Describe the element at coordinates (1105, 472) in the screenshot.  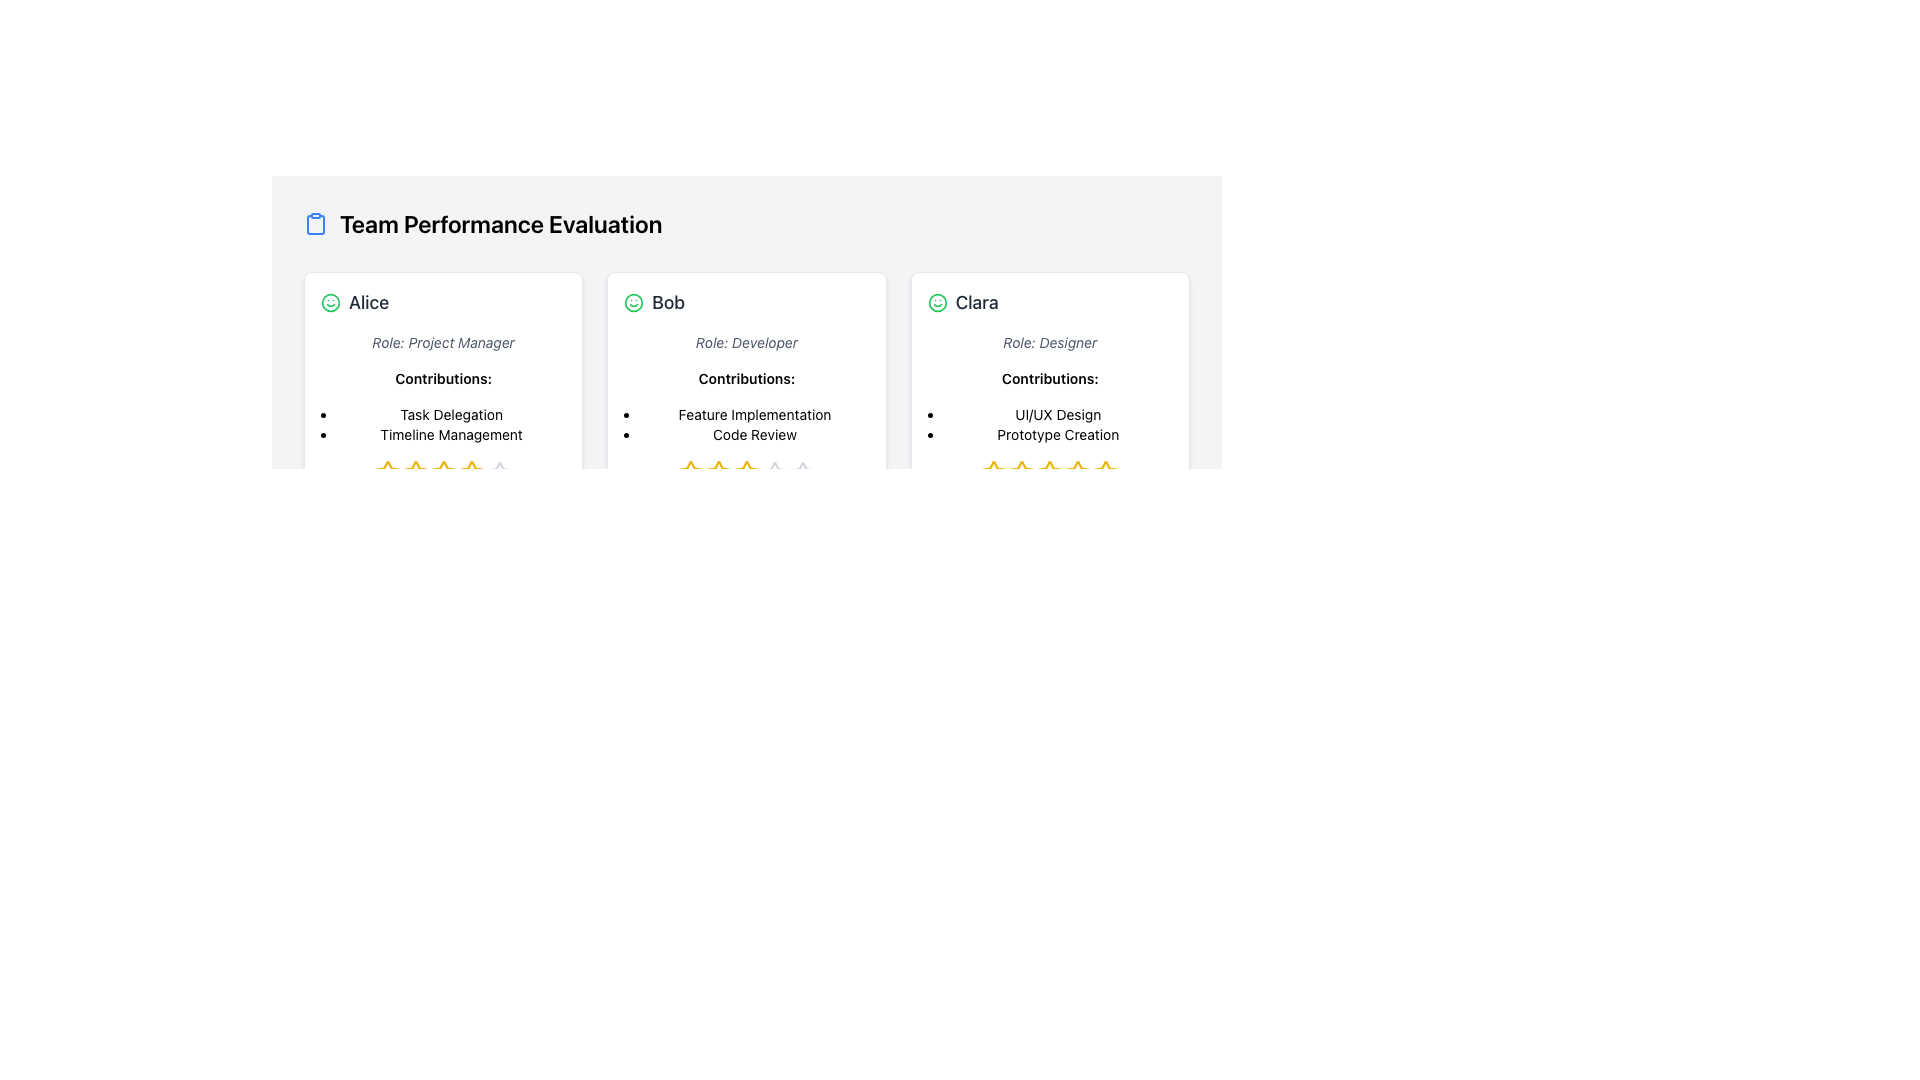
I see `from the fifth golden-yellow star icon in the star rating row beneath the 'Clara - Designer' card` at that location.